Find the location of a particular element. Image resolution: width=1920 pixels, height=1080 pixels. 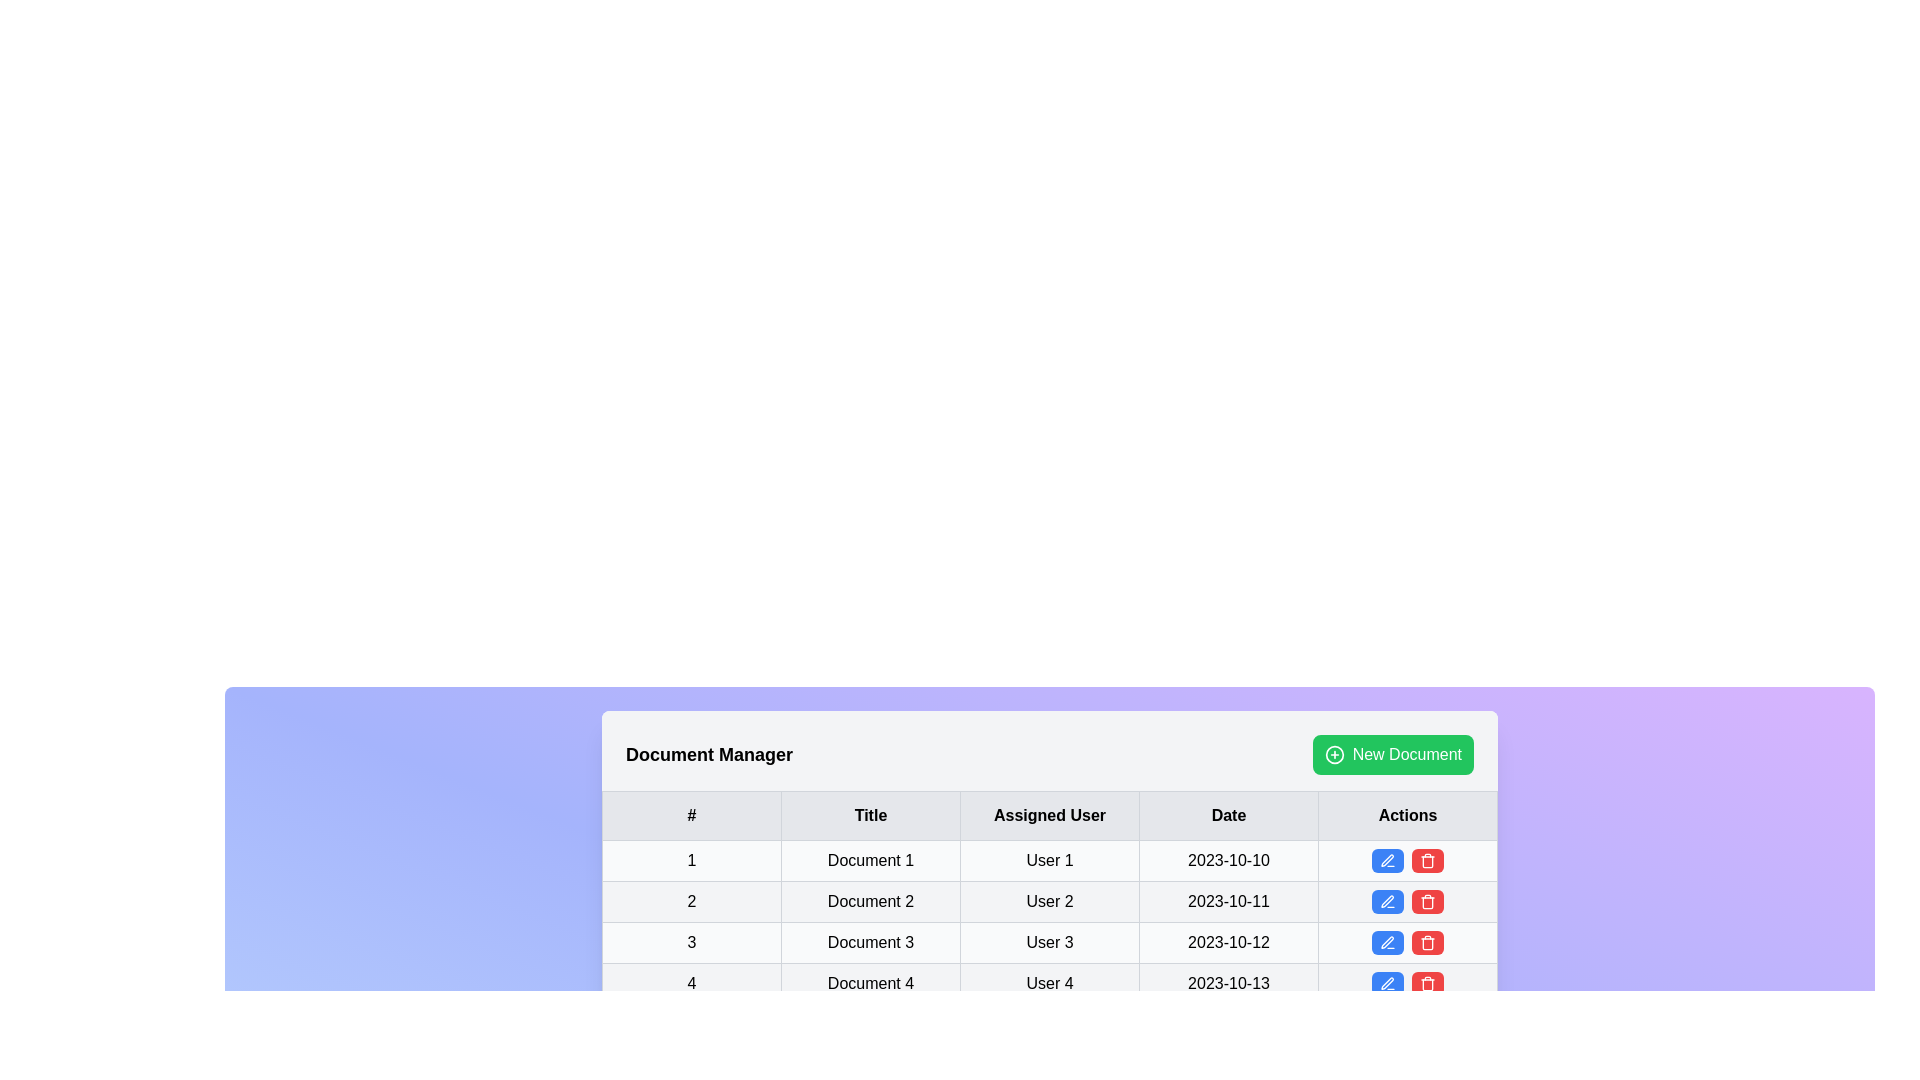

the Static Text Cell containing the numeral '2', which is located in the second row of the table under the '#' column is located at coordinates (691, 902).